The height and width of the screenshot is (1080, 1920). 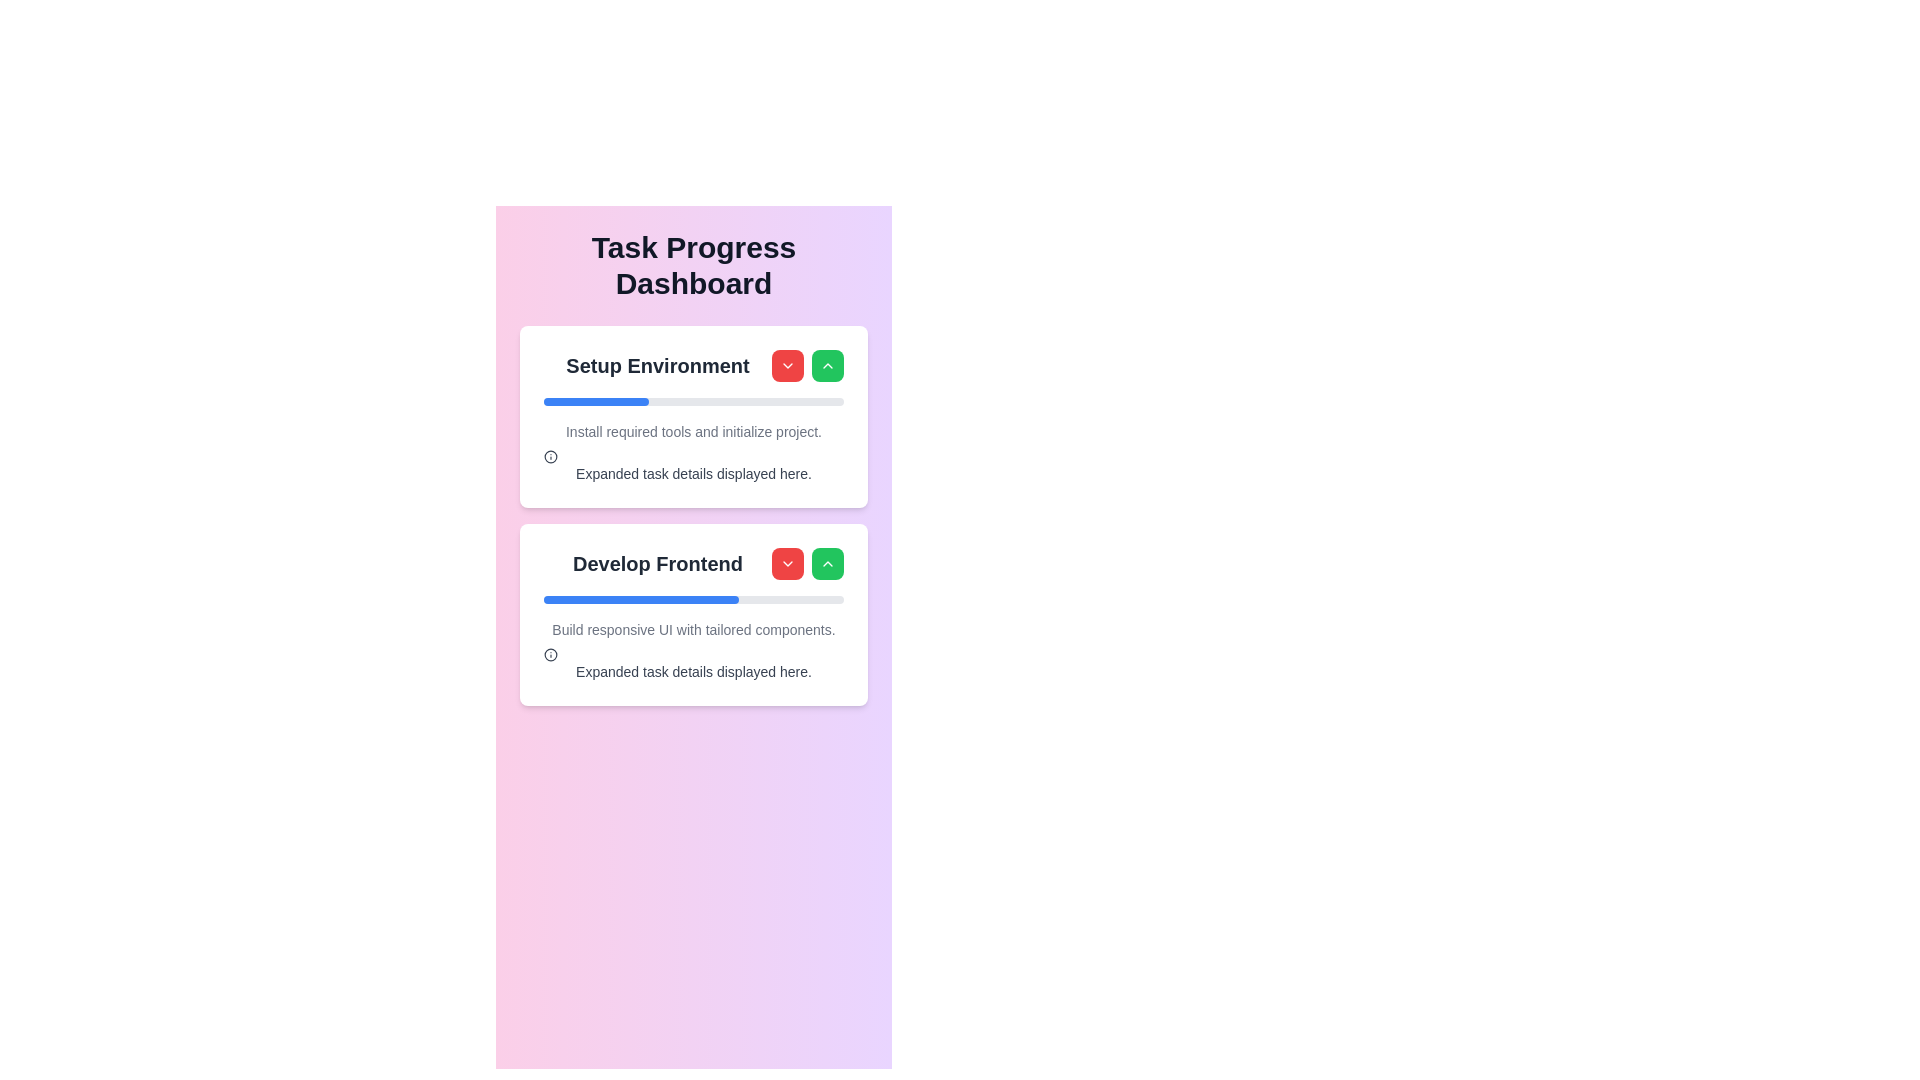 What do you see at coordinates (694, 466) in the screenshot?
I see `the informational Text label located in the 'Setup Environment' section, positioned below the blue progress bar and following the text 'Install required tools and initialize project.'` at bounding box center [694, 466].